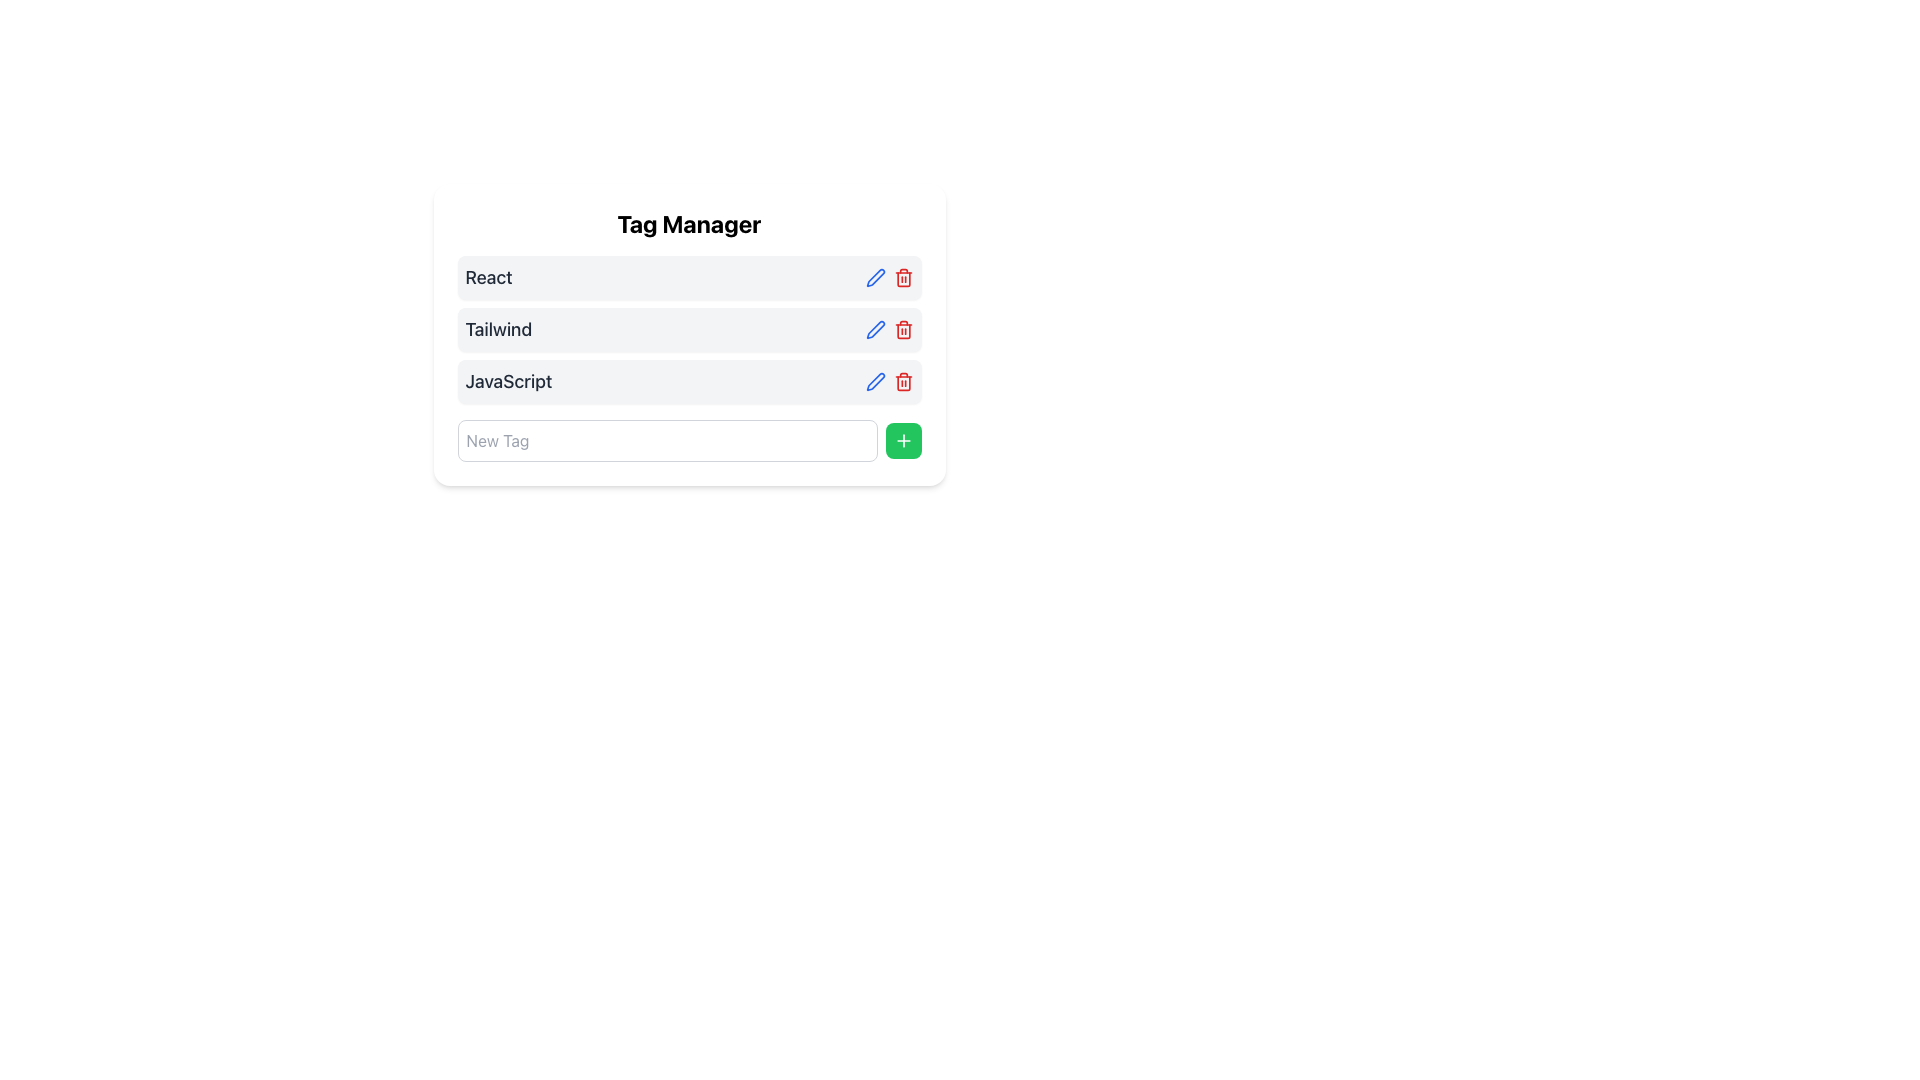  What do you see at coordinates (875, 381) in the screenshot?
I see `the pen icon button located to the right side of the third row, adjacent to the 'JavaScript' tag` at bounding box center [875, 381].